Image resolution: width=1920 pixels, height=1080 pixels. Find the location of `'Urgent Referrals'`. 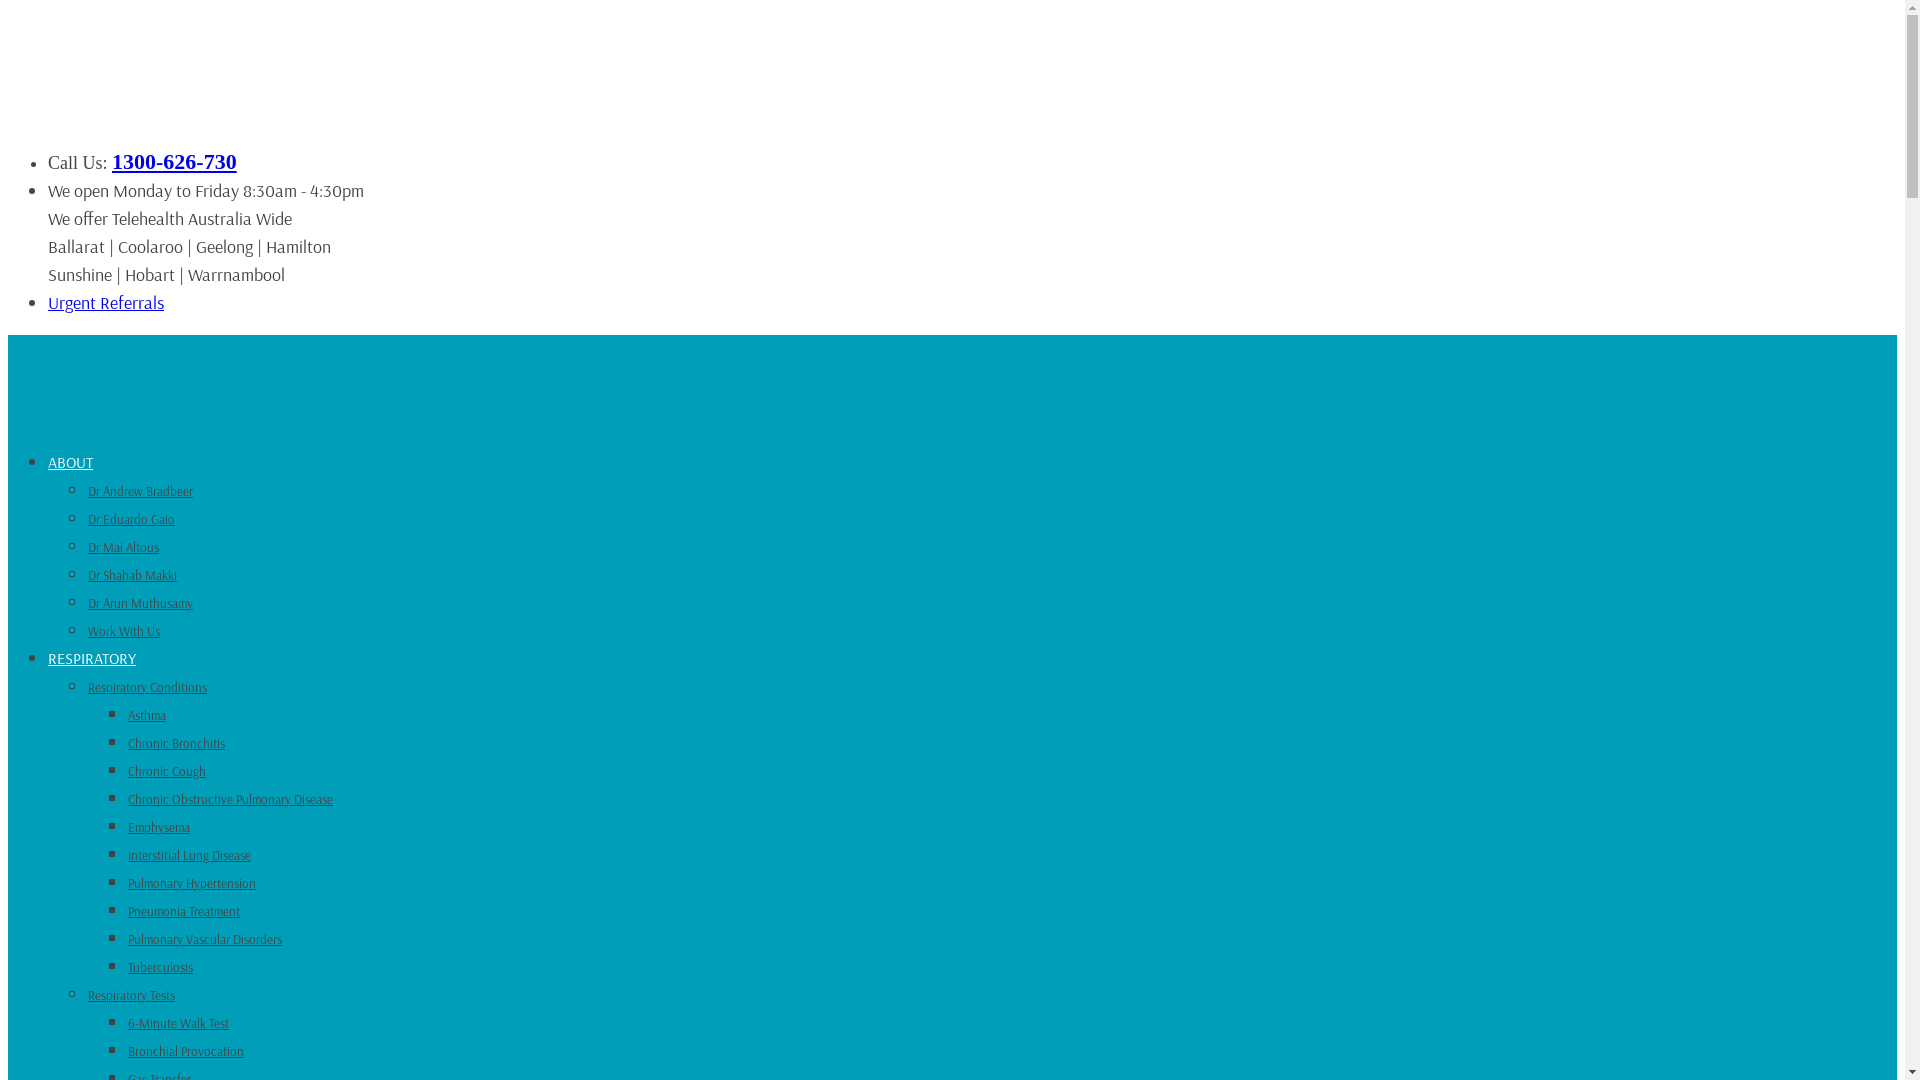

'Urgent Referrals' is located at coordinates (104, 302).